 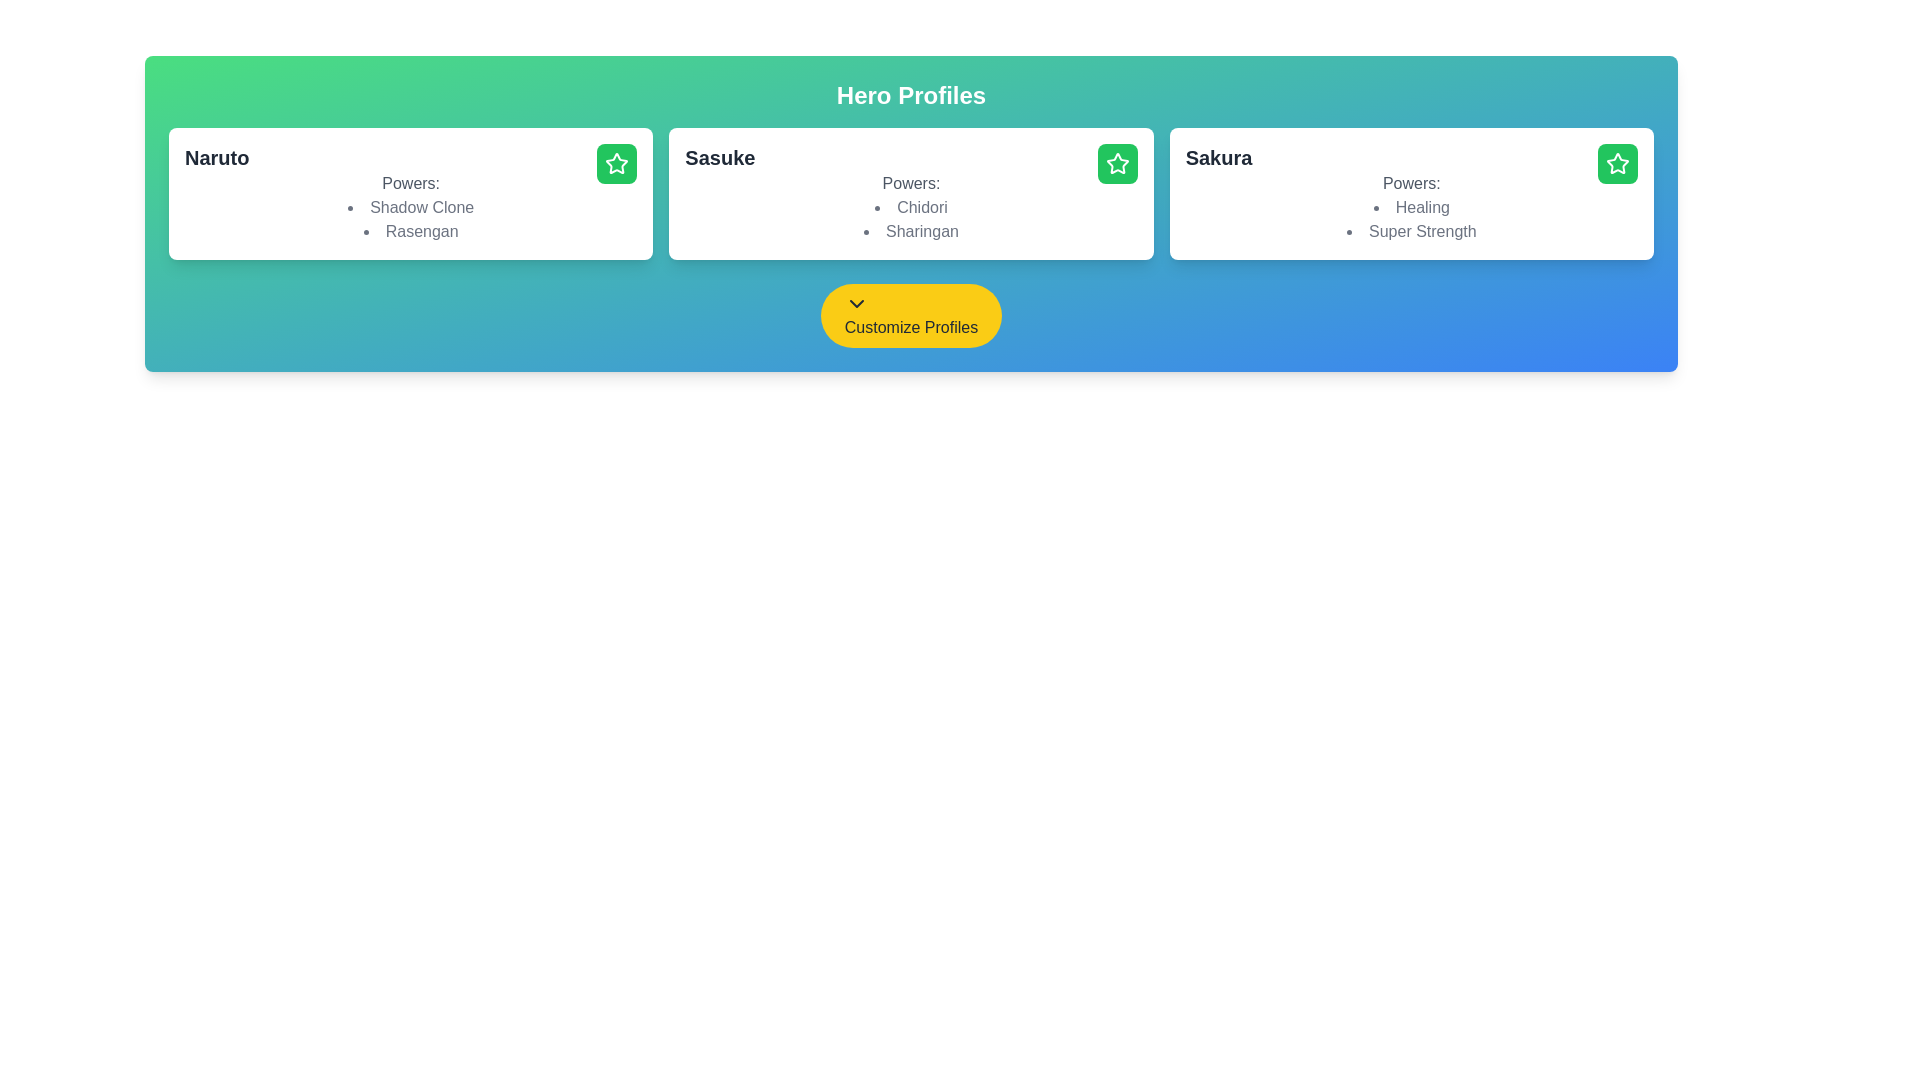 What do you see at coordinates (616, 163) in the screenshot?
I see `the button in the top-right corner of the 'Naruto' card to mark the content as favorite` at bounding box center [616, 163].